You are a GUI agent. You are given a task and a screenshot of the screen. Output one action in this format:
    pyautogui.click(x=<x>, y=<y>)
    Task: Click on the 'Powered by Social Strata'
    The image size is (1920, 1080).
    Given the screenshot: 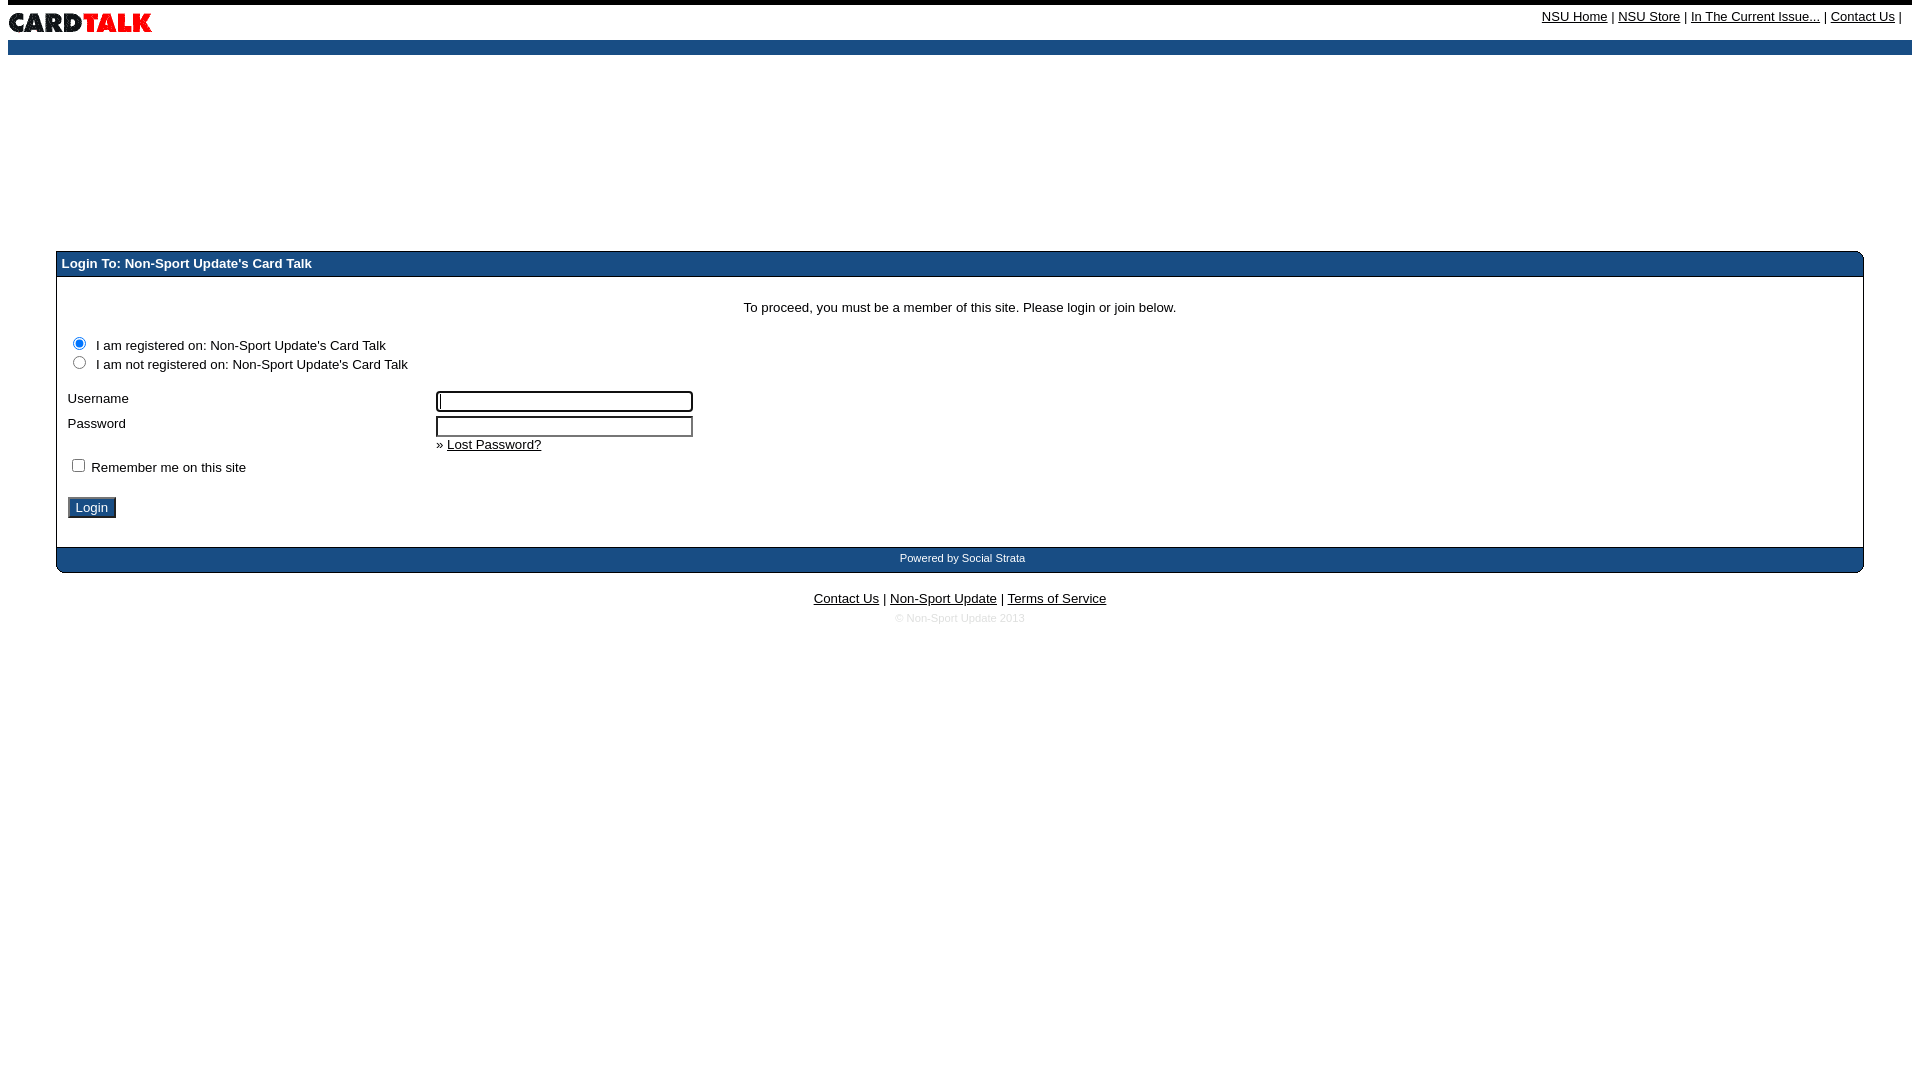 What is the action you would take?
    pyautogui.click(x=963, y=558)
    